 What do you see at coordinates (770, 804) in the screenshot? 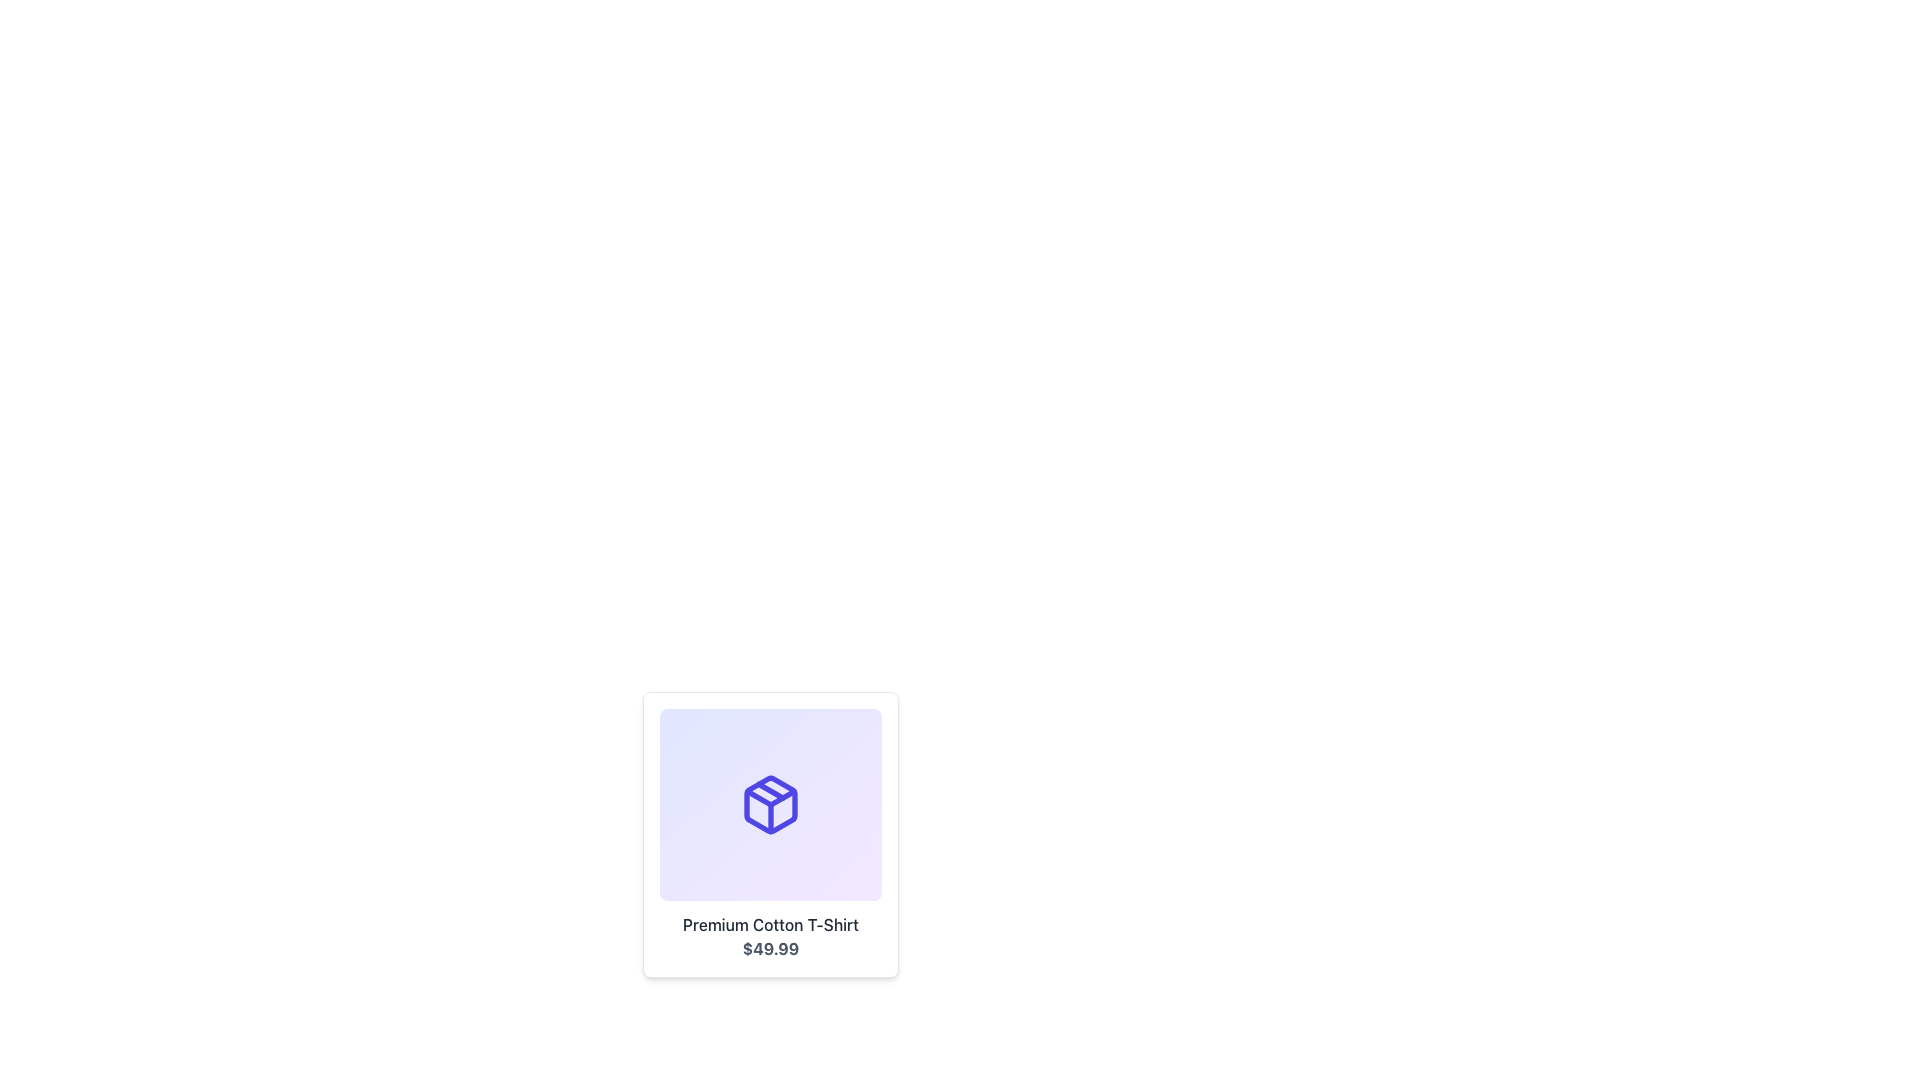
I see `the blue cube-shaped icon with a 3D impression located at the center of the SVG graphic in the card component` at bounding box center [770, 804].